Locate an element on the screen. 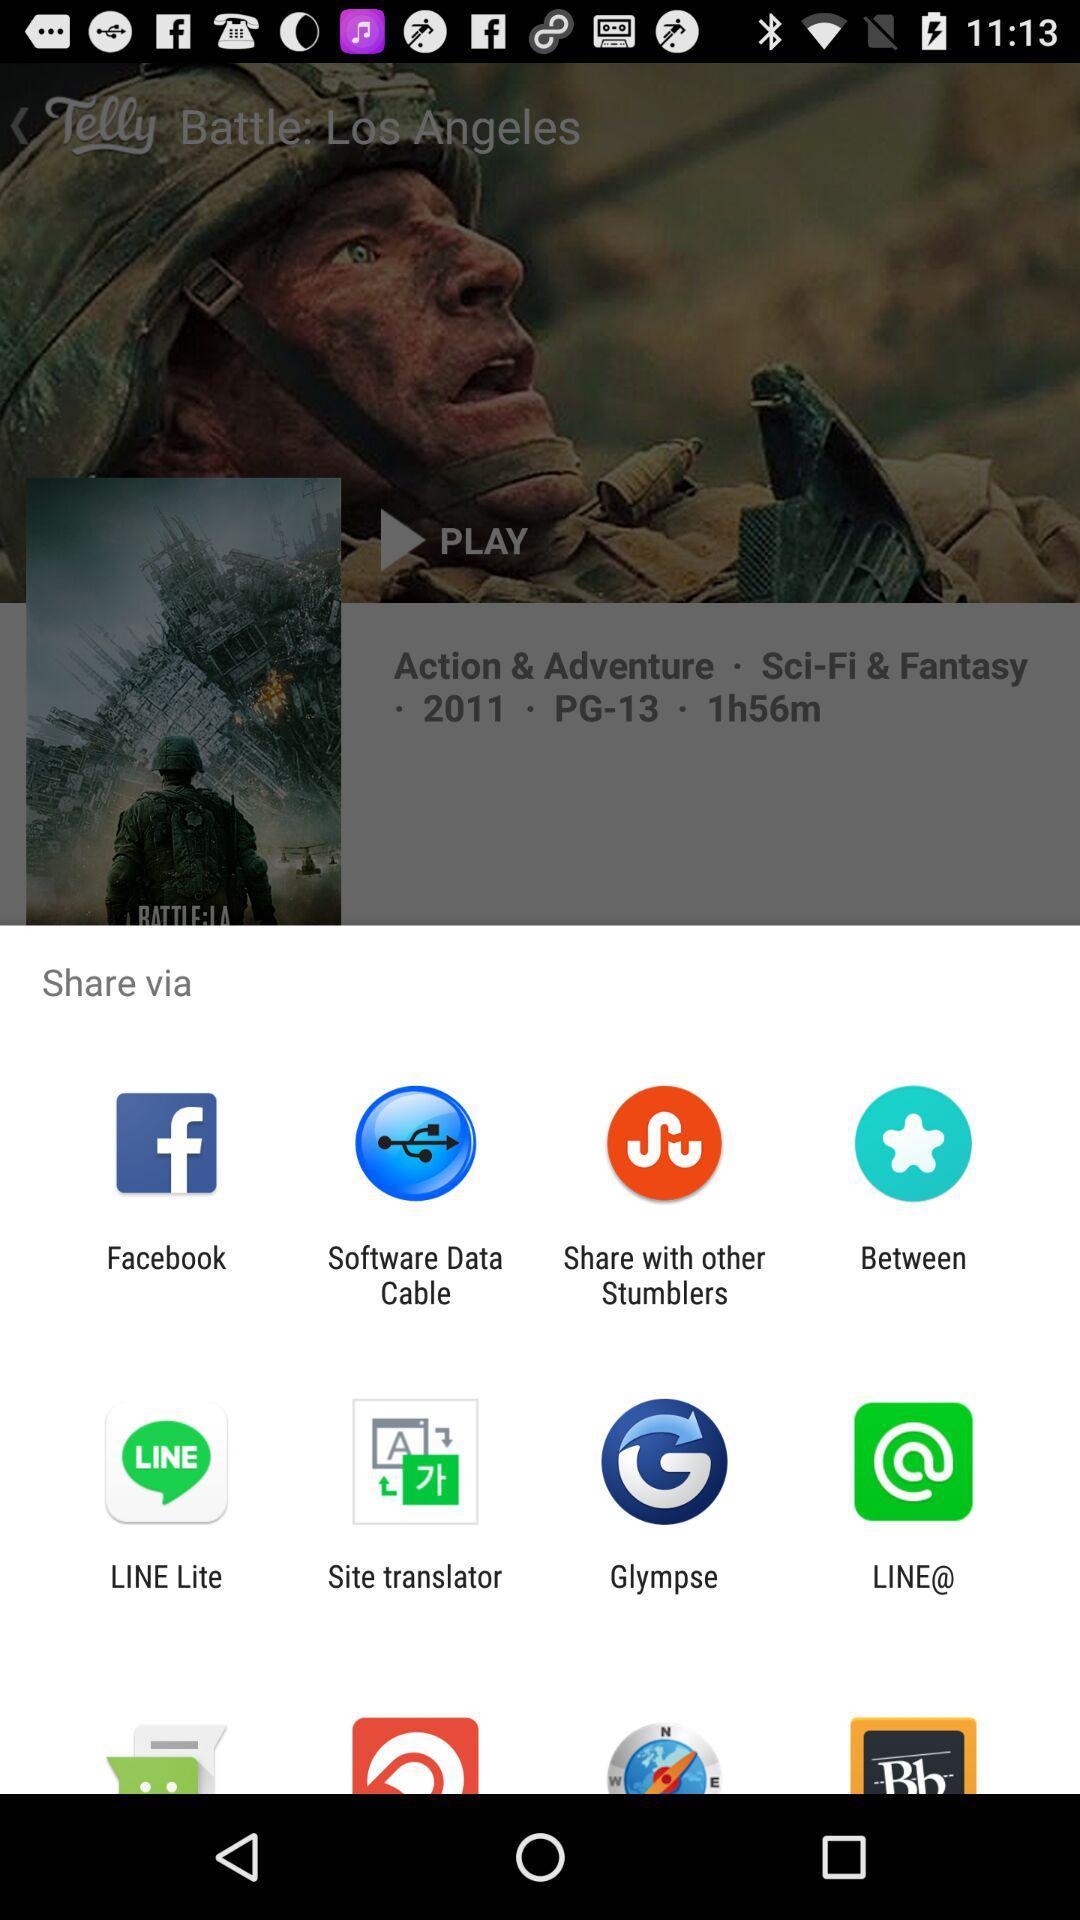 Image resolution: width=1080 pixels, height=1920 pixels. the glympse item is located at coordinates (664, 1592).